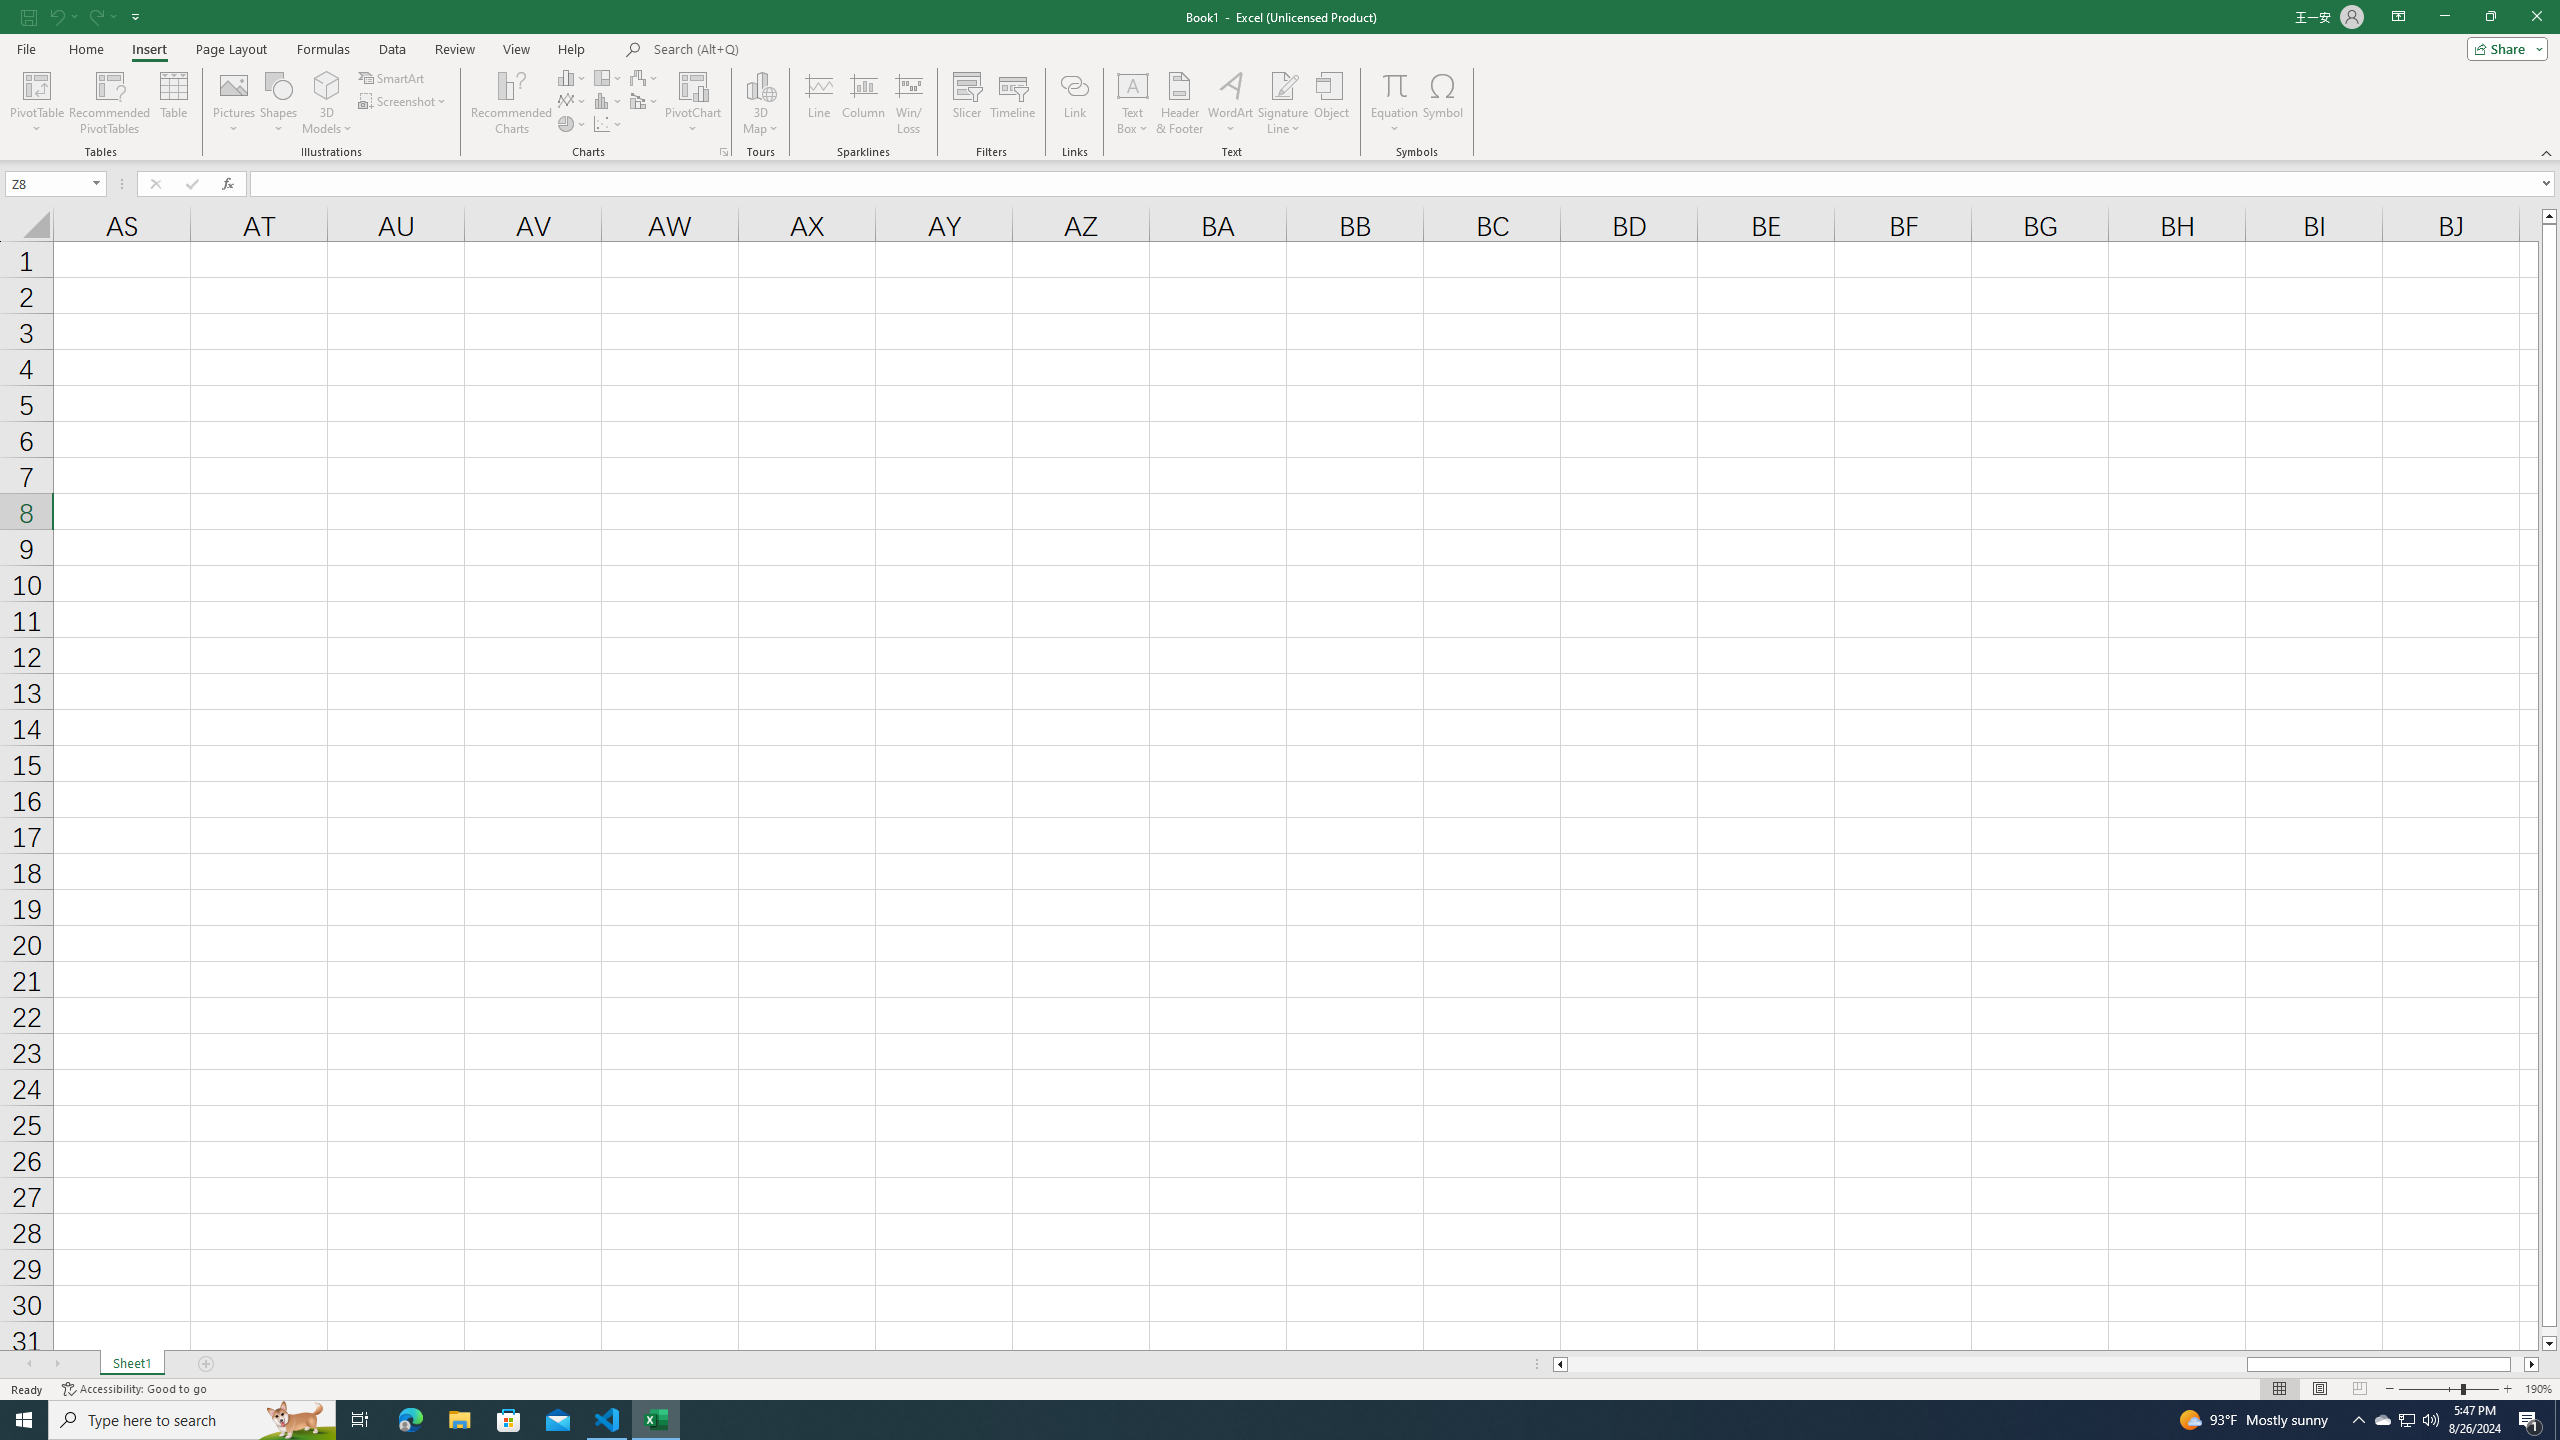 This screenshot has height=1440, width=2560. I want to click on 'Draw Horizontal Text Box', so click(1132, 84).